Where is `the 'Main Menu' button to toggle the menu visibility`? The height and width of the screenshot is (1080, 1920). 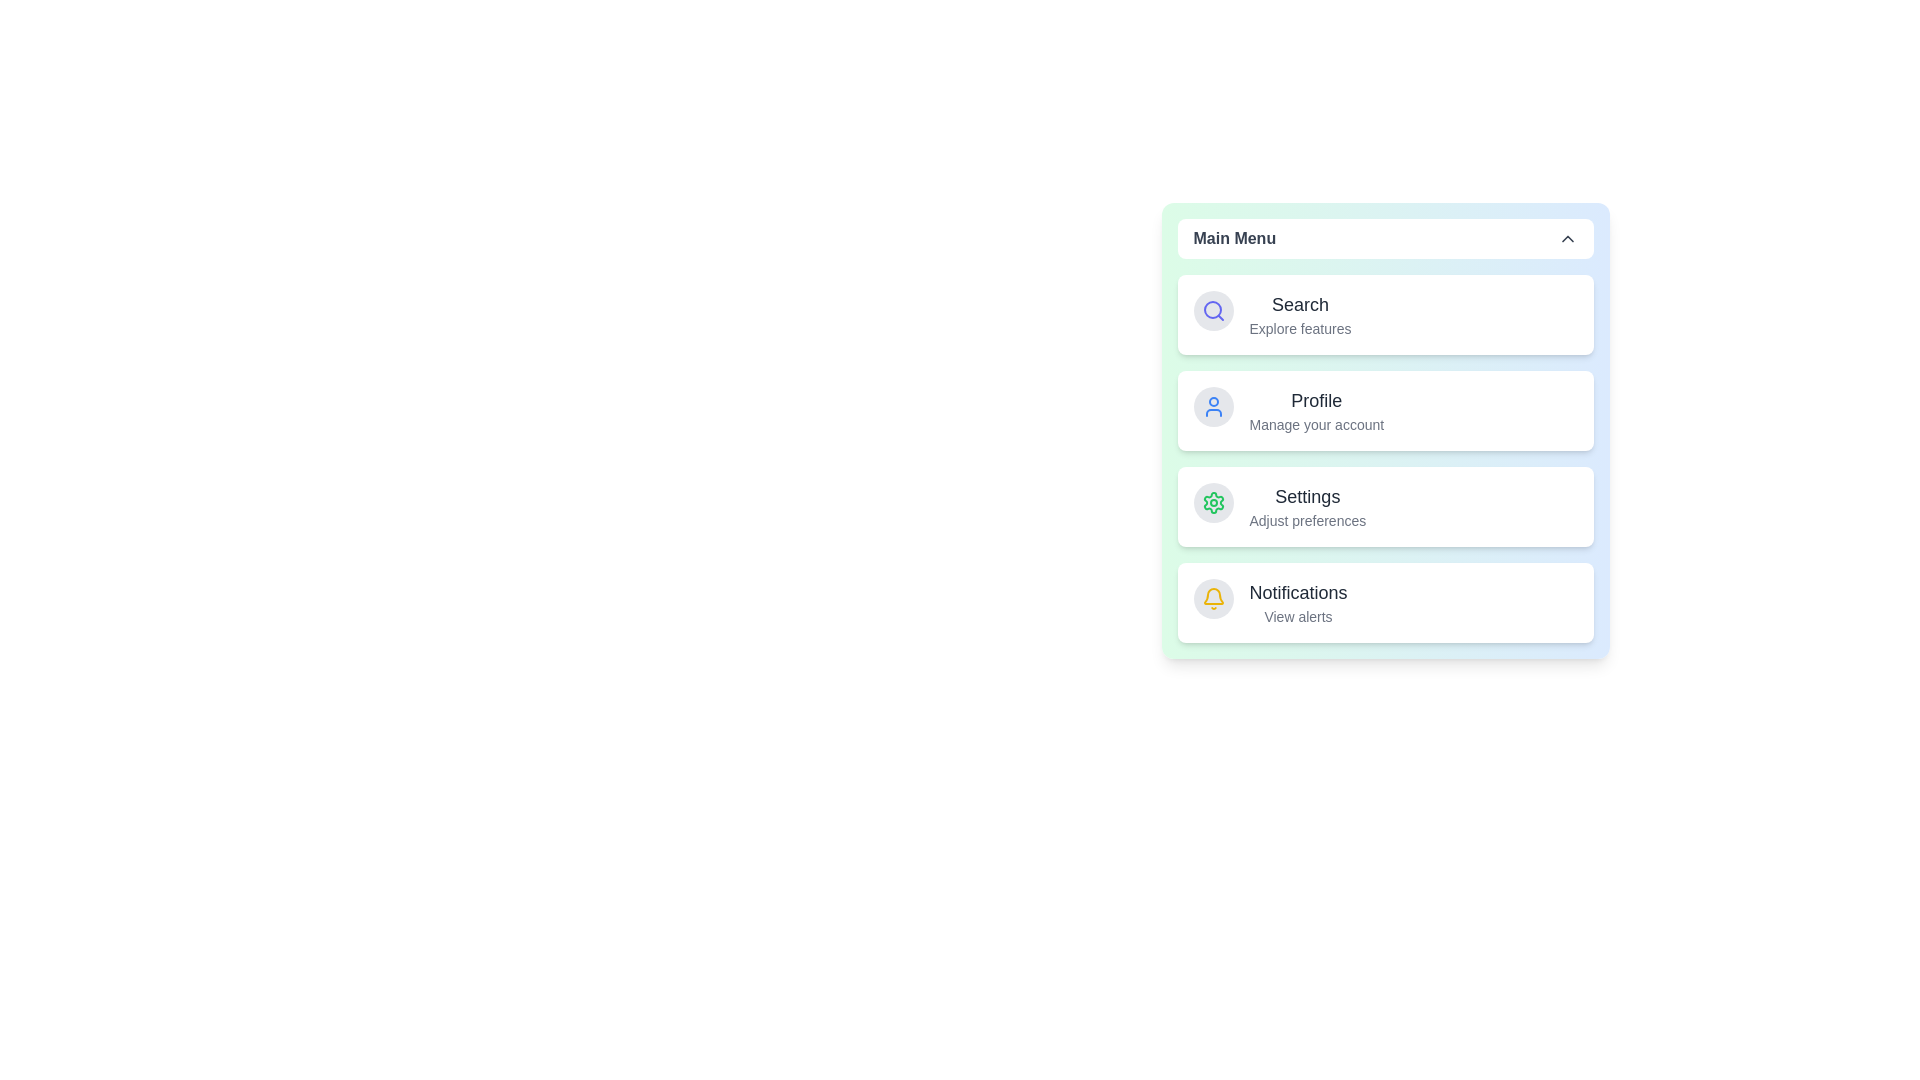 the 'Main Menu' button to toggle the menu visibility is located at coordinates (1384, 238).